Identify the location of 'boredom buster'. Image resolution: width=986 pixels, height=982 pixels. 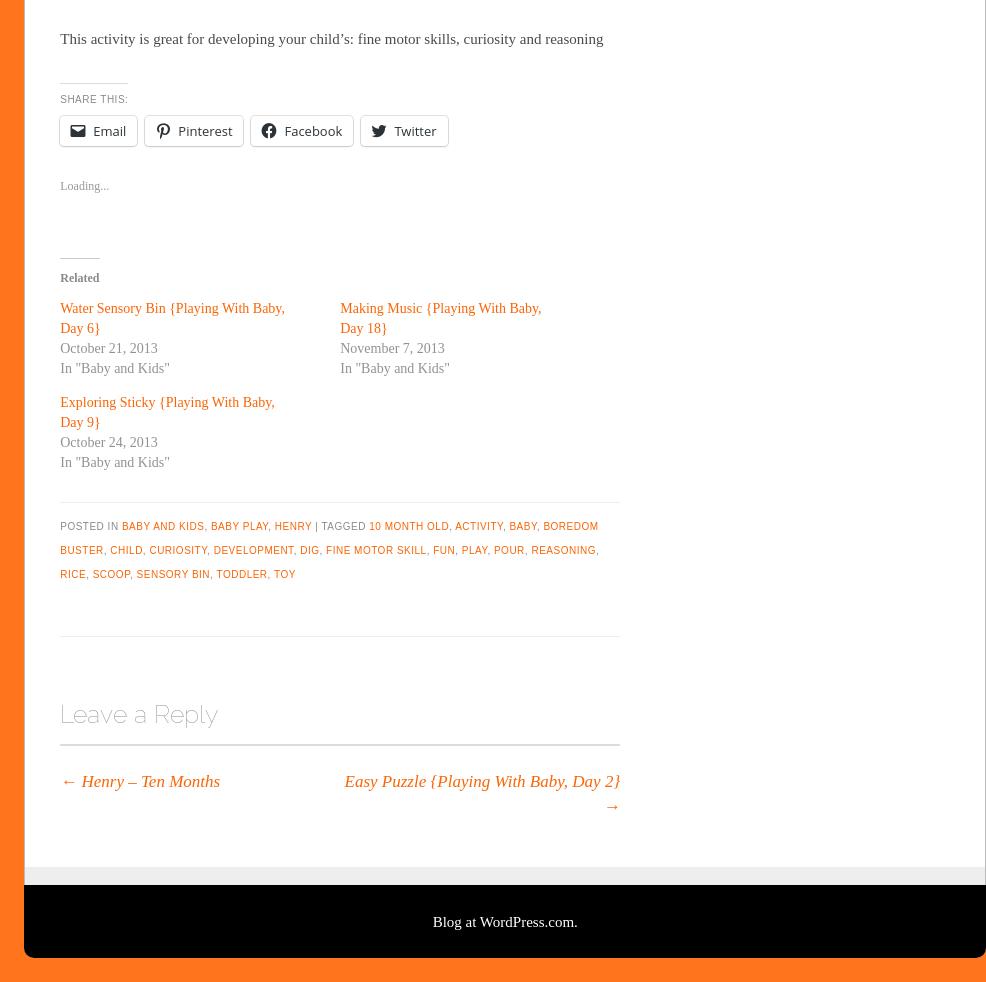
(59, 537).